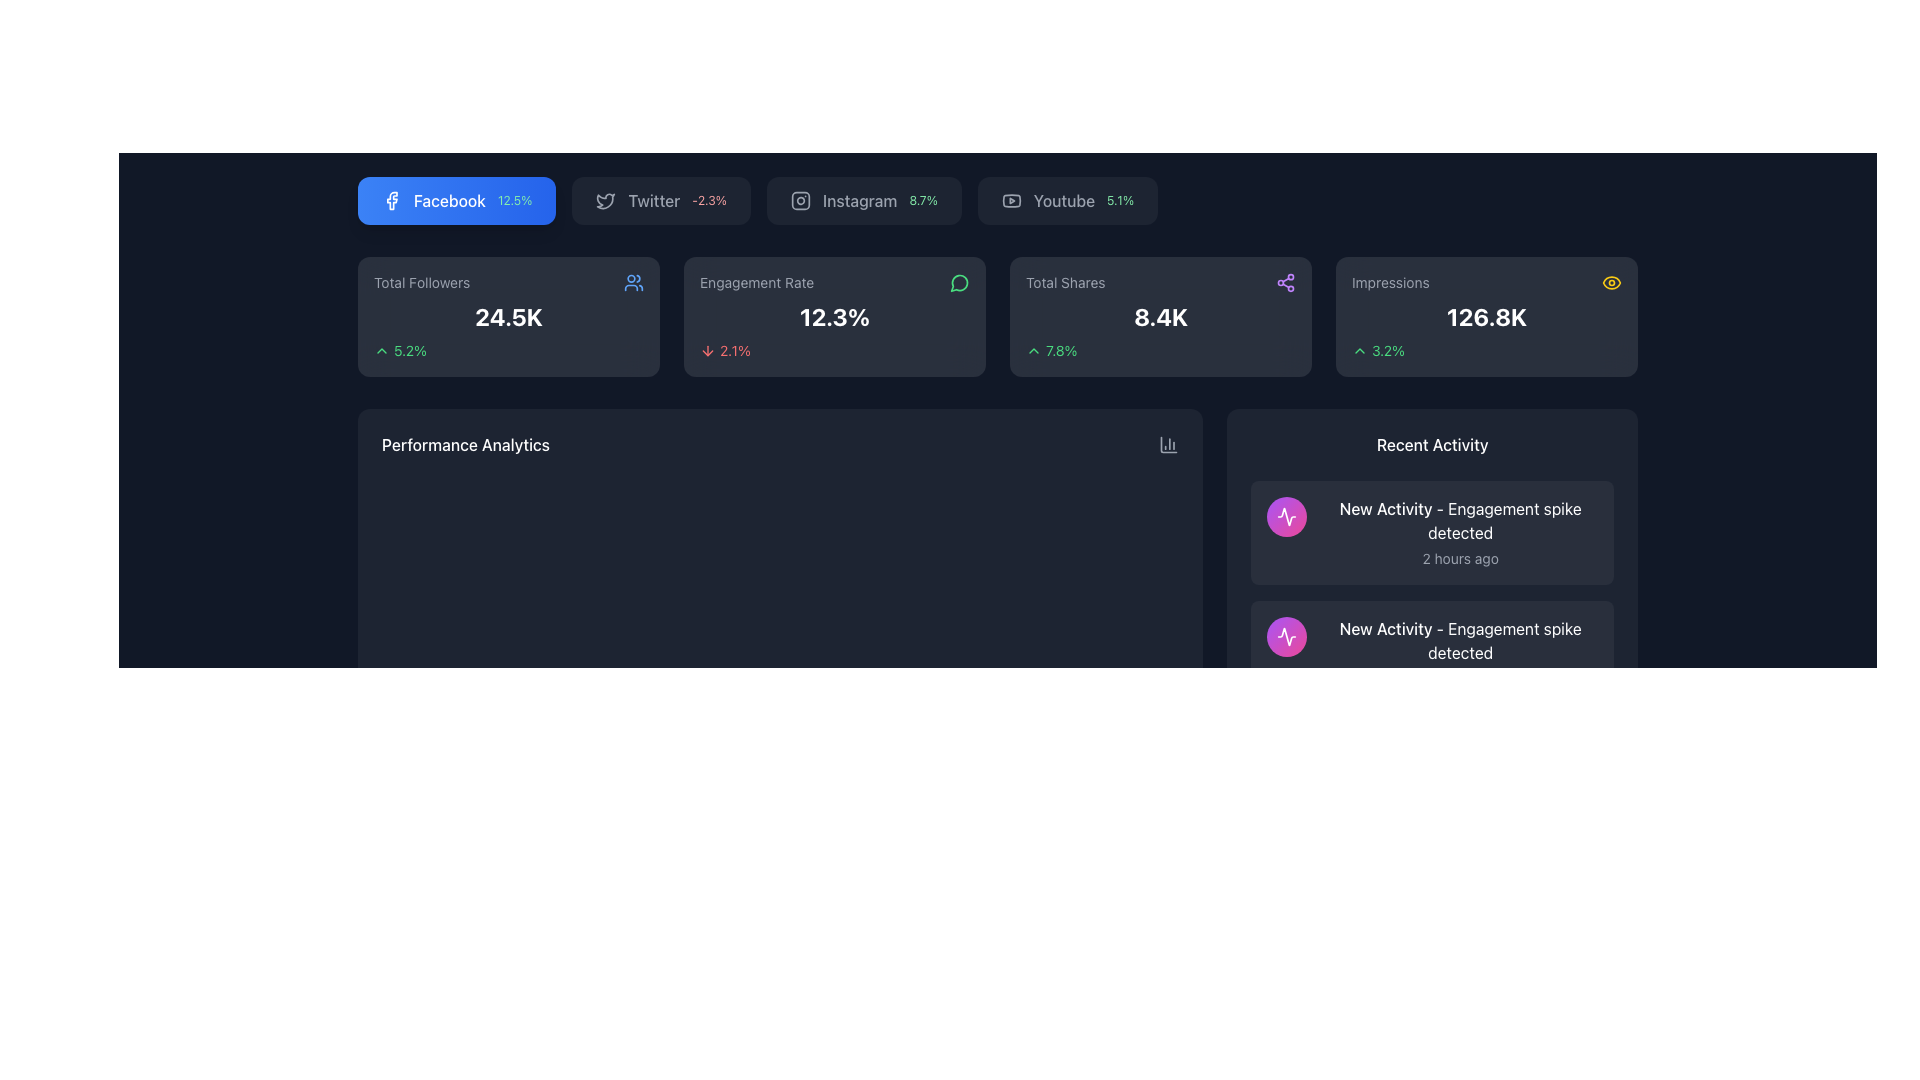 Image resolution: width=1920 pixels, height=1080 pixels. What do you see at coordinates (860, 200) in the screenshot?
I see `the Text label that identifies the name of the social media platform, positioned between the Instagram logo icon and the '8.7%' text, to assist users in understanding the displayed data` at bounding box center [860, 200].